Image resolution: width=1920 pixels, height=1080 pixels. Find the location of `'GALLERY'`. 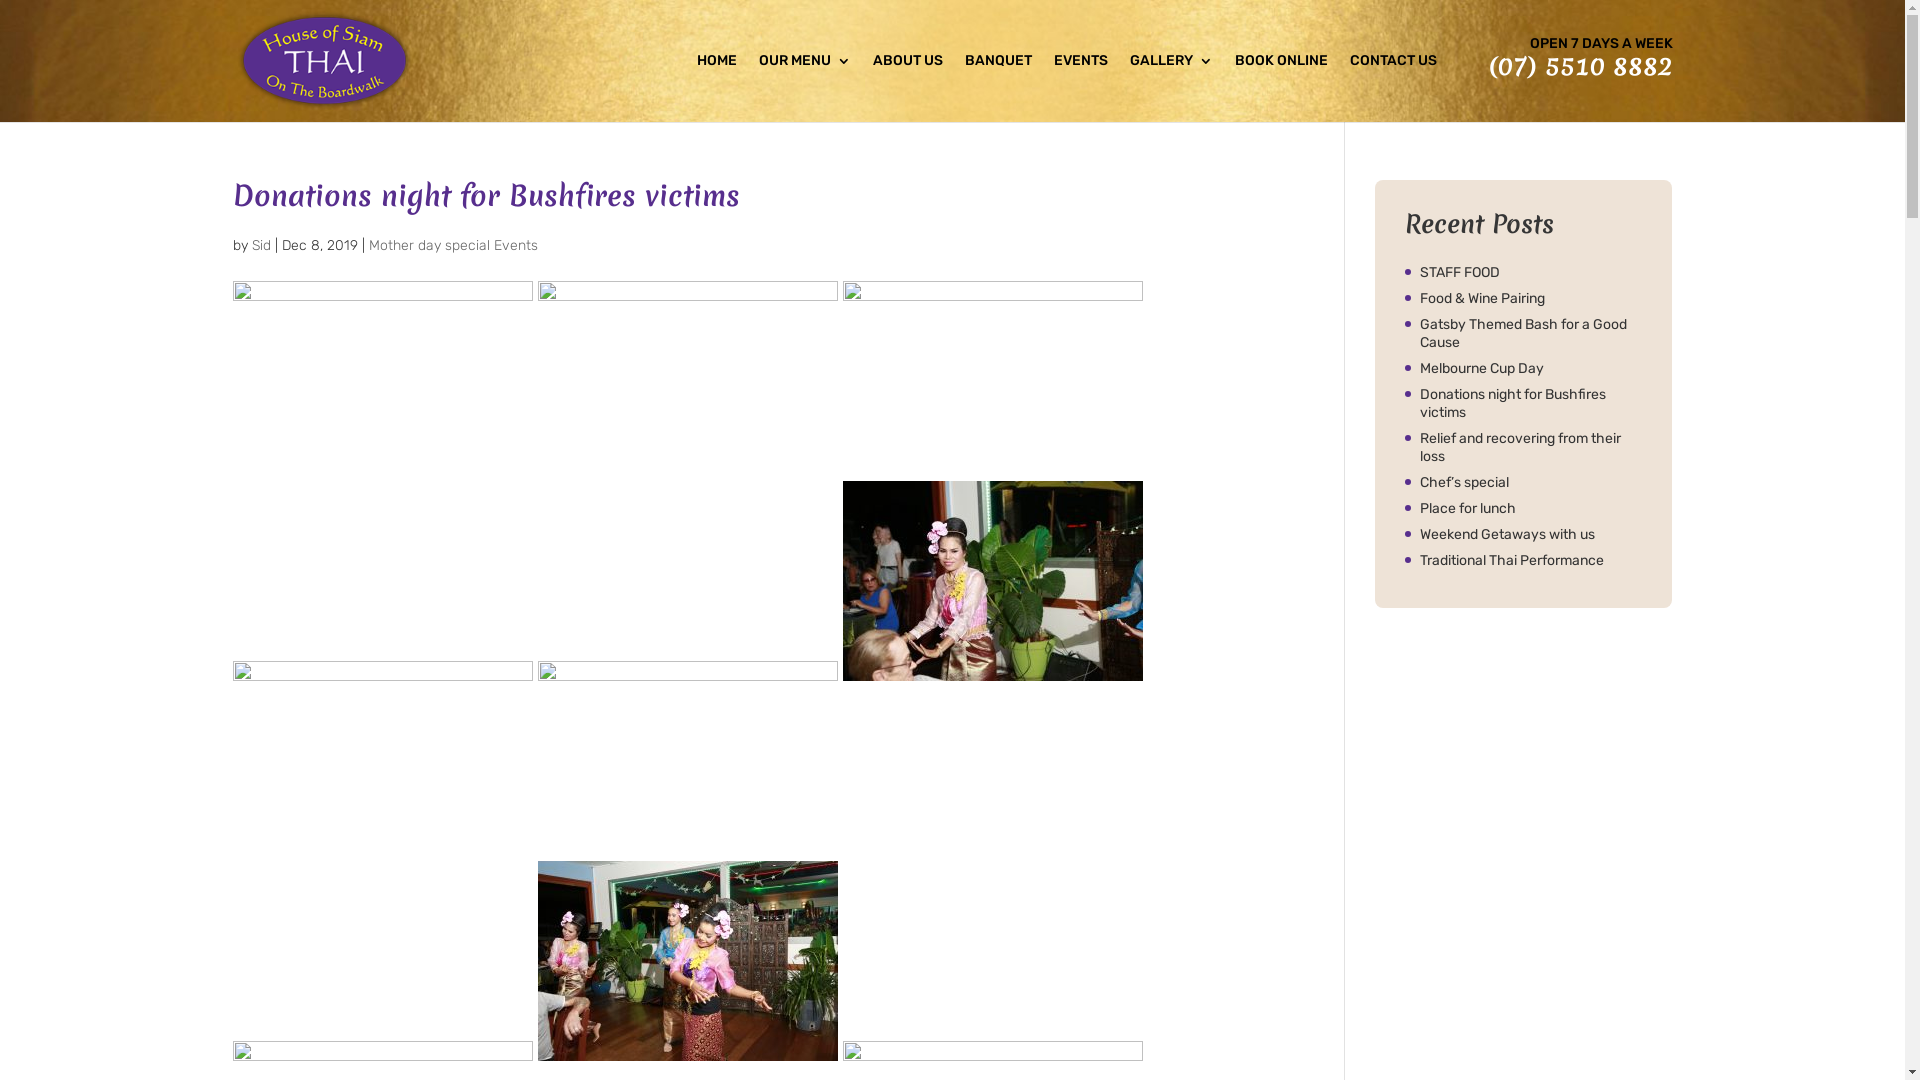

'GALLERY' is located at coordinates (1171, 87).